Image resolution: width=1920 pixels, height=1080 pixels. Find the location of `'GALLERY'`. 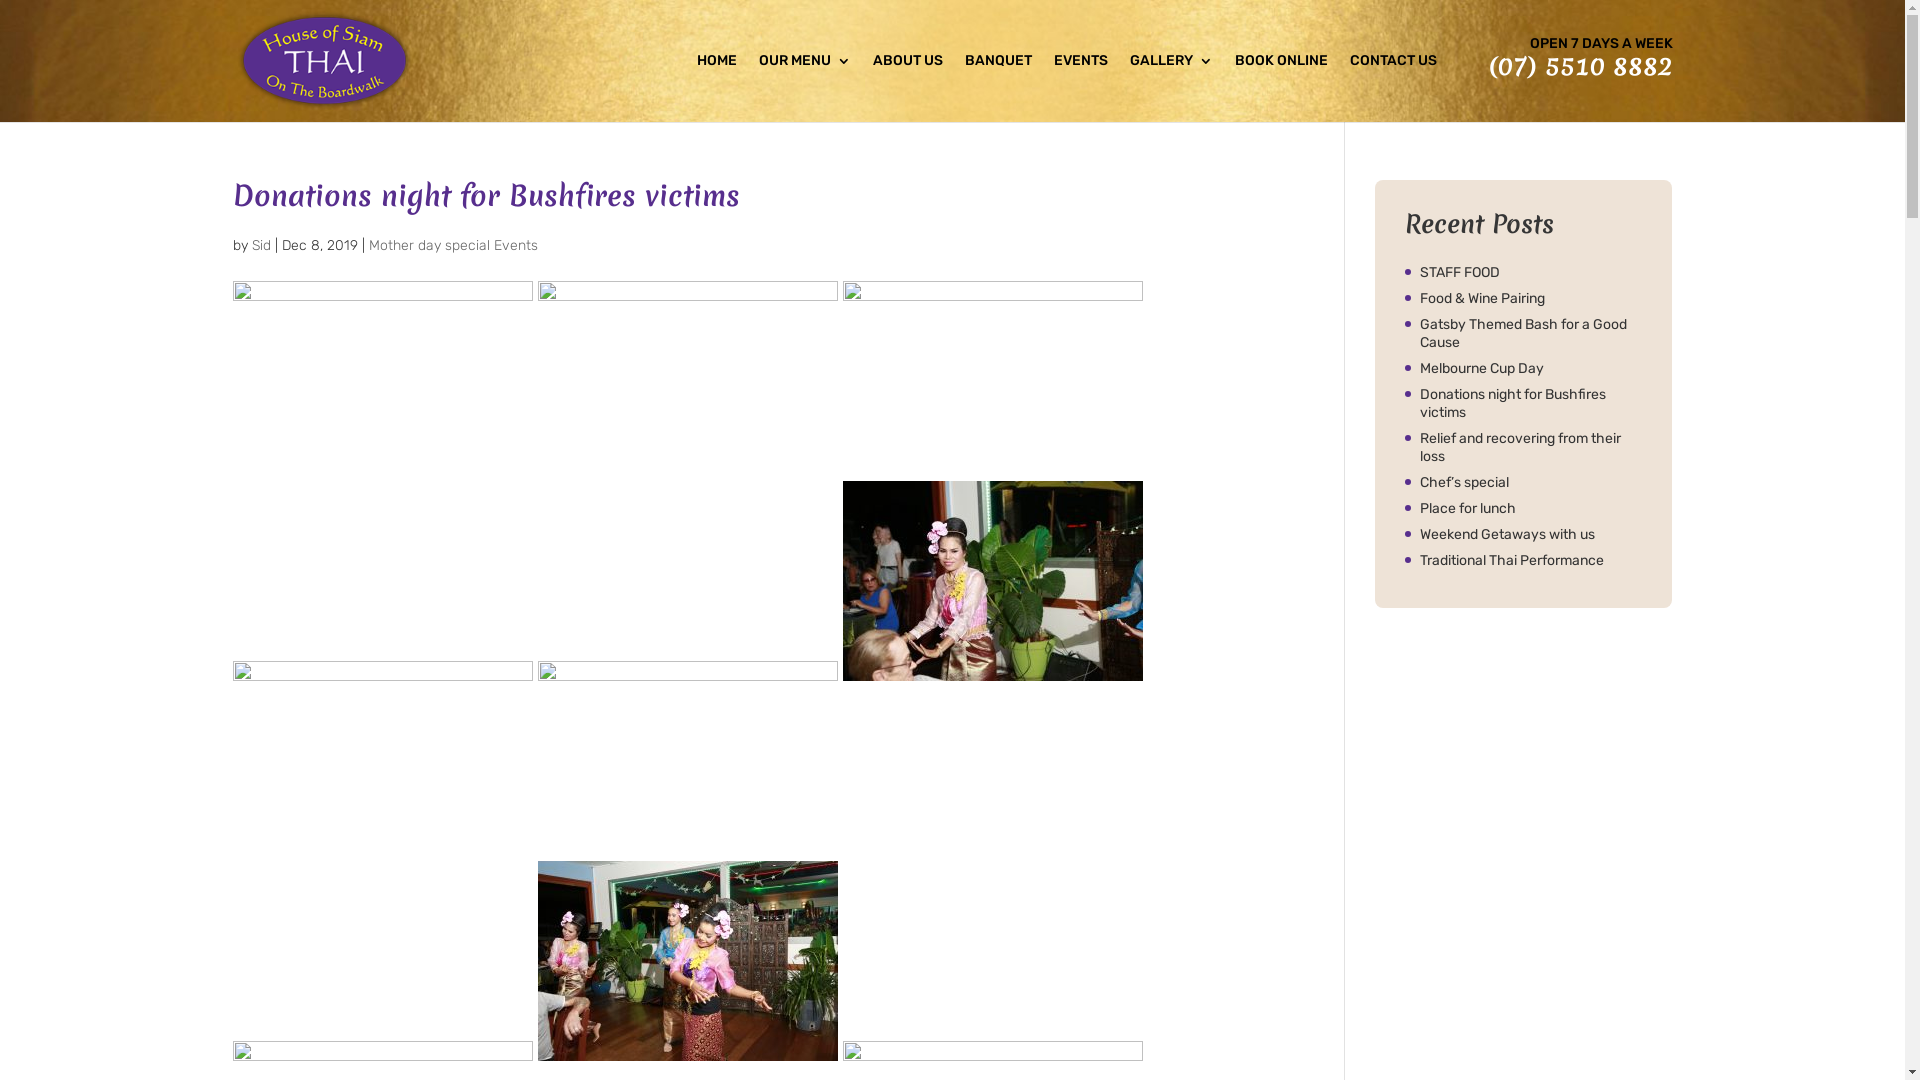

'GALLERY' is located at coordinates (1171, 87).